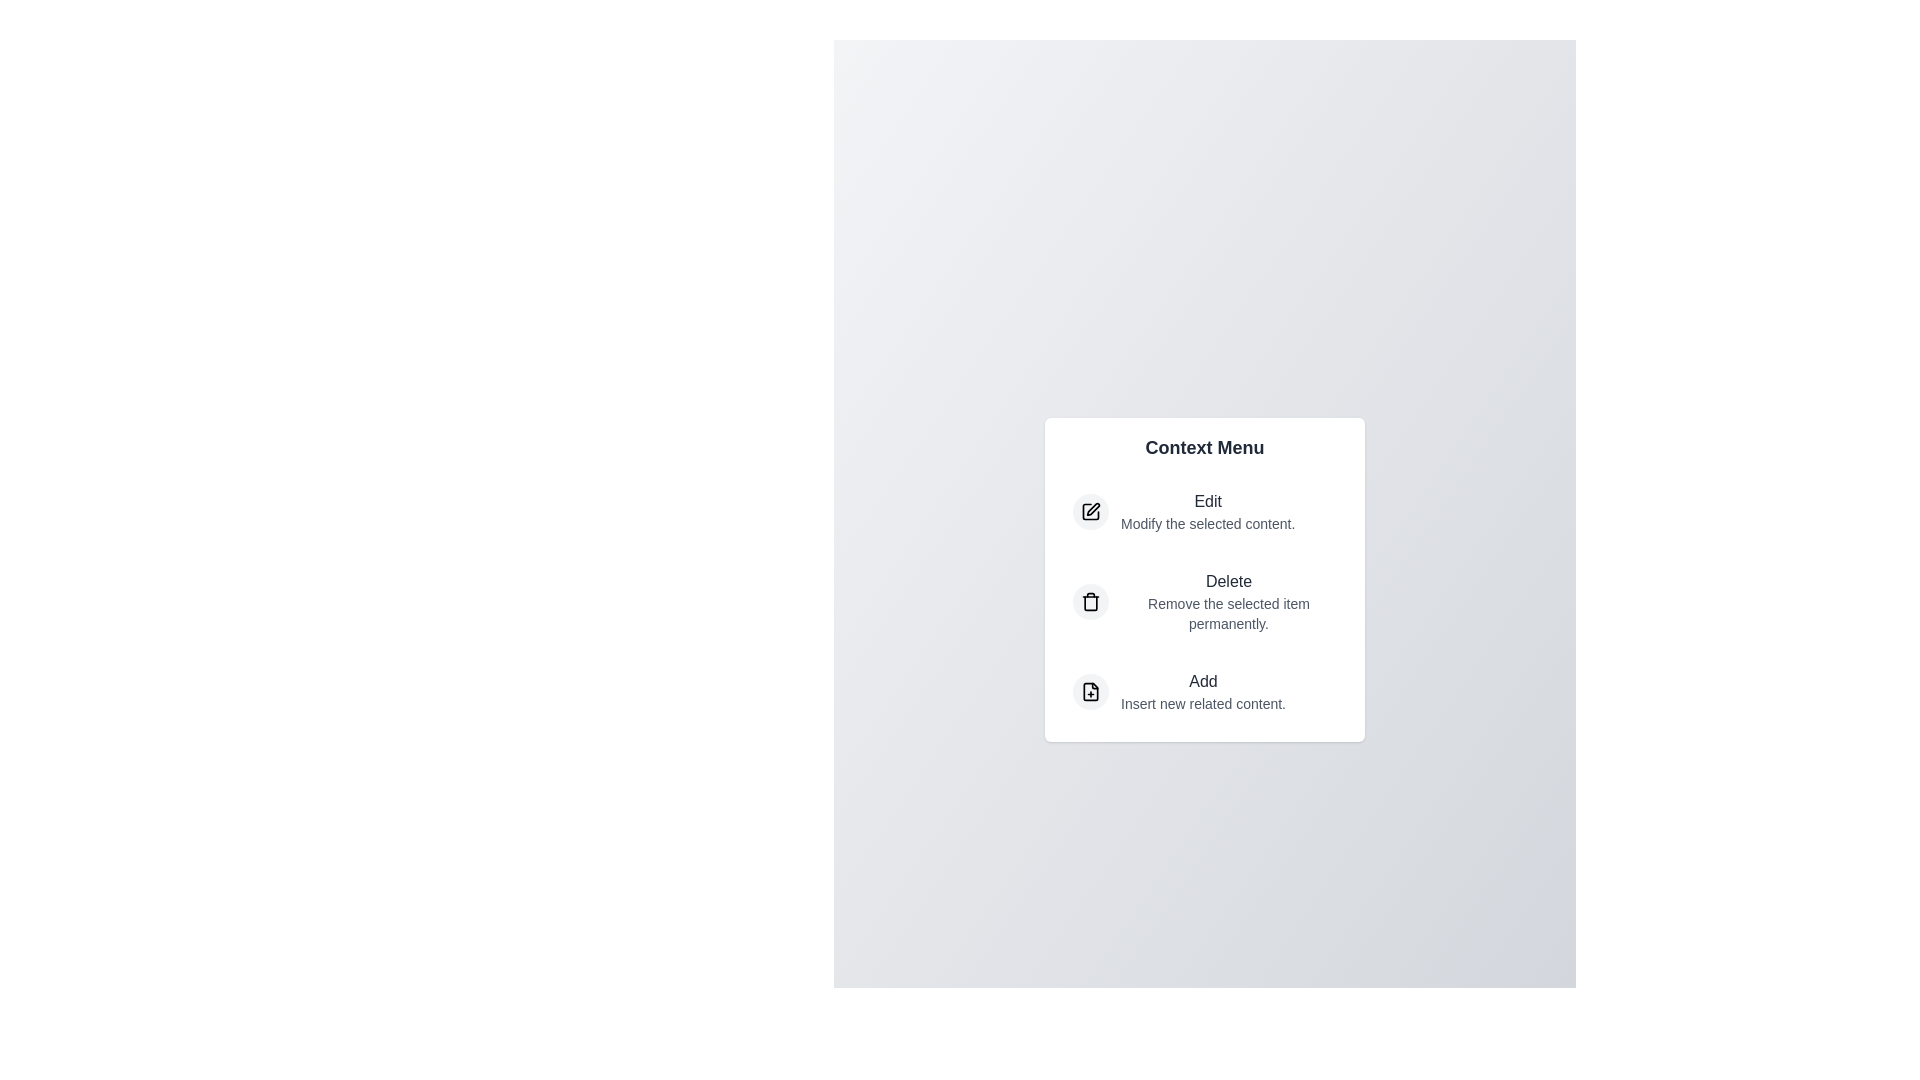  Describe the element at coordinates (1203, 690) in the screenshot. I see `the 'Add' option to insert new content` at that location.